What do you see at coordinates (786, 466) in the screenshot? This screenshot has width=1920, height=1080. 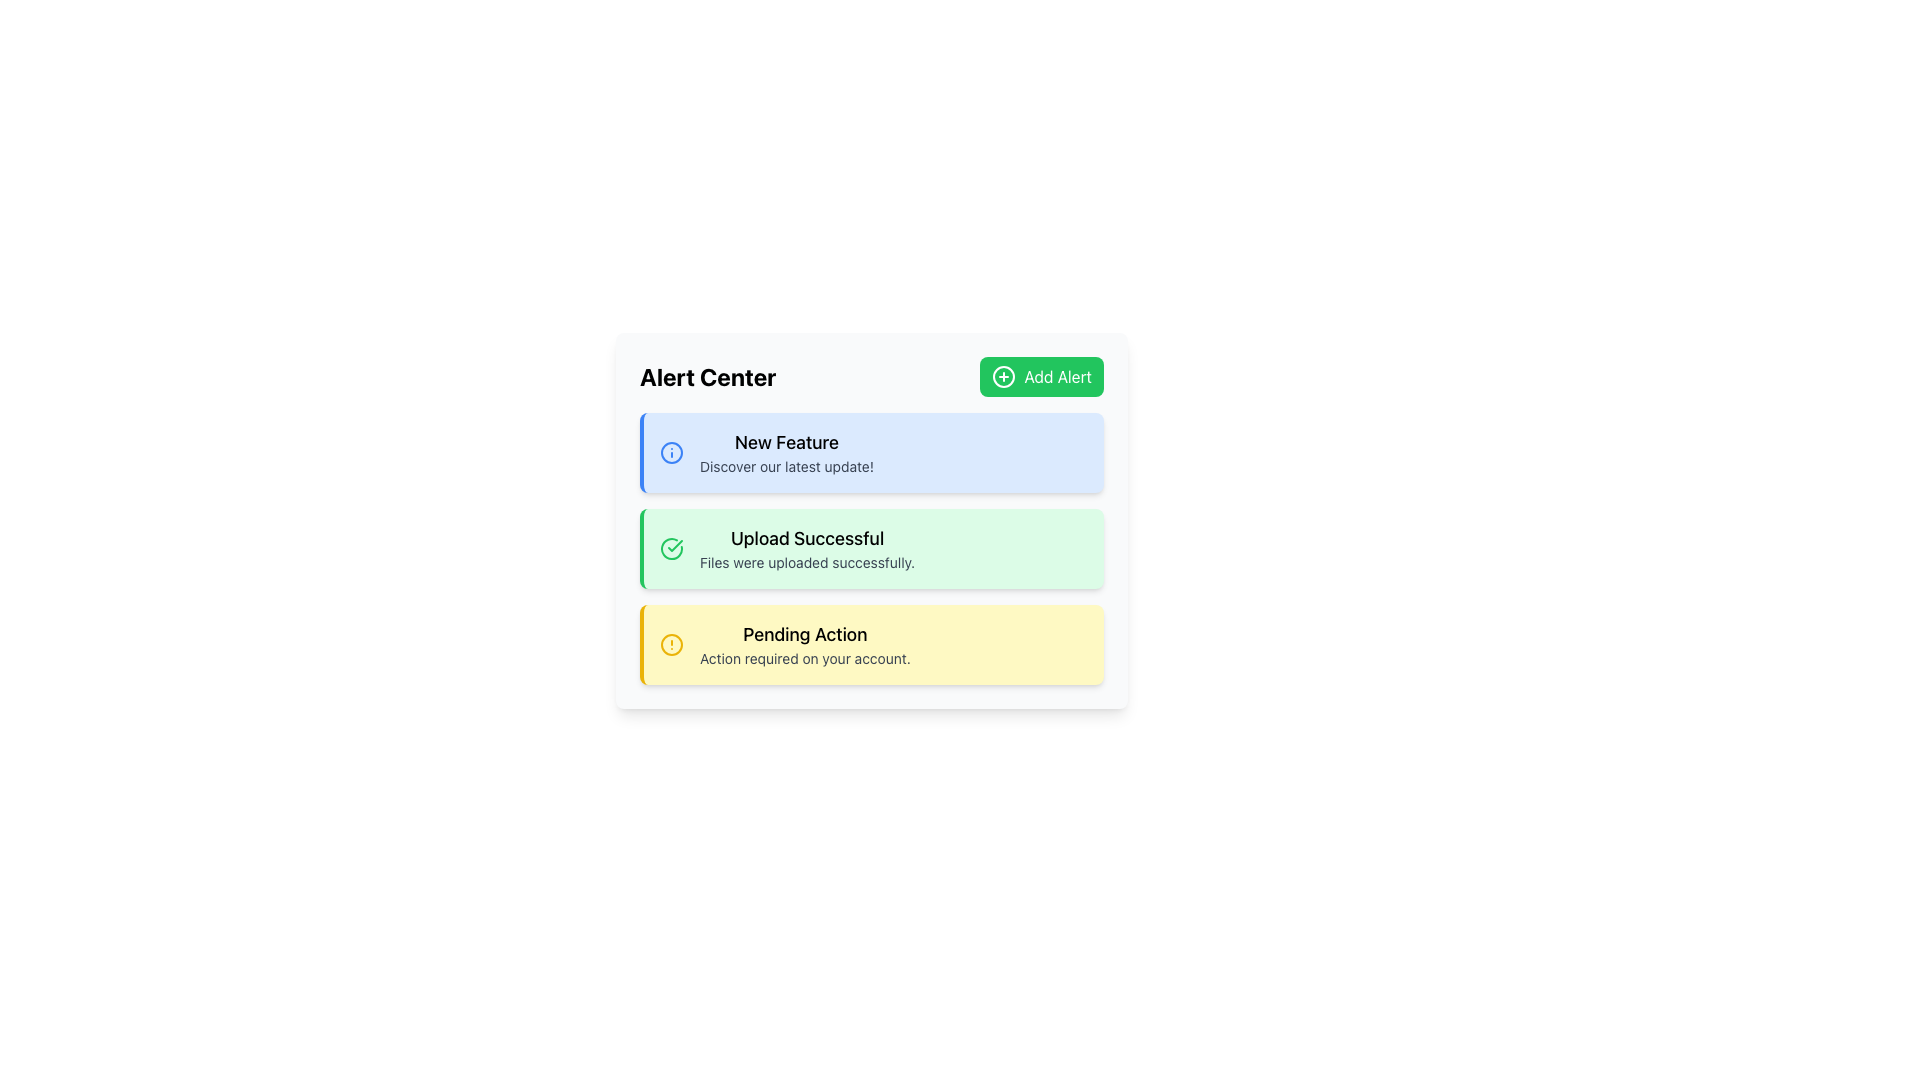 I see `static text element located in the light blue notification panel, positioned directly below the title 'New Feature.'` at bounding box center [786, 466].